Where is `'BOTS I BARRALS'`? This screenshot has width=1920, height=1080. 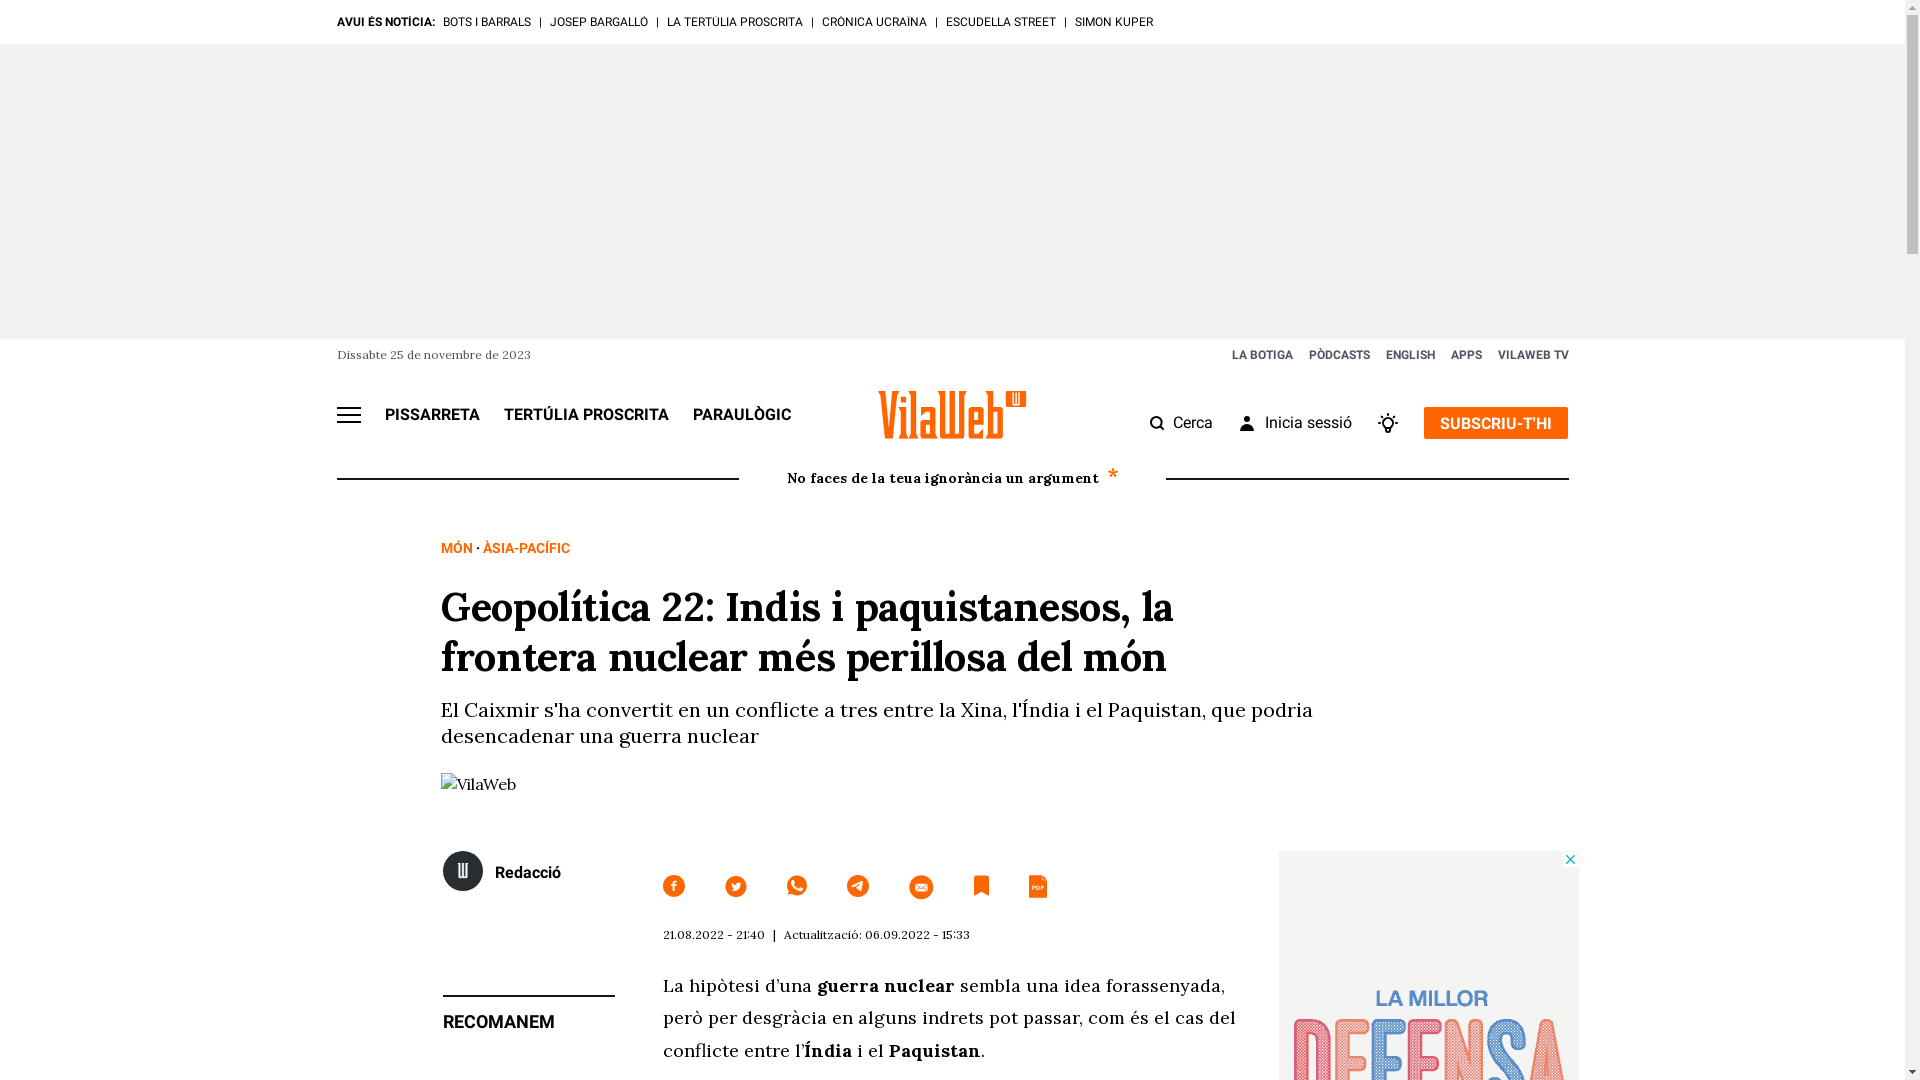
'BOTS I BARRALS' is located at coordinates (485, 22).